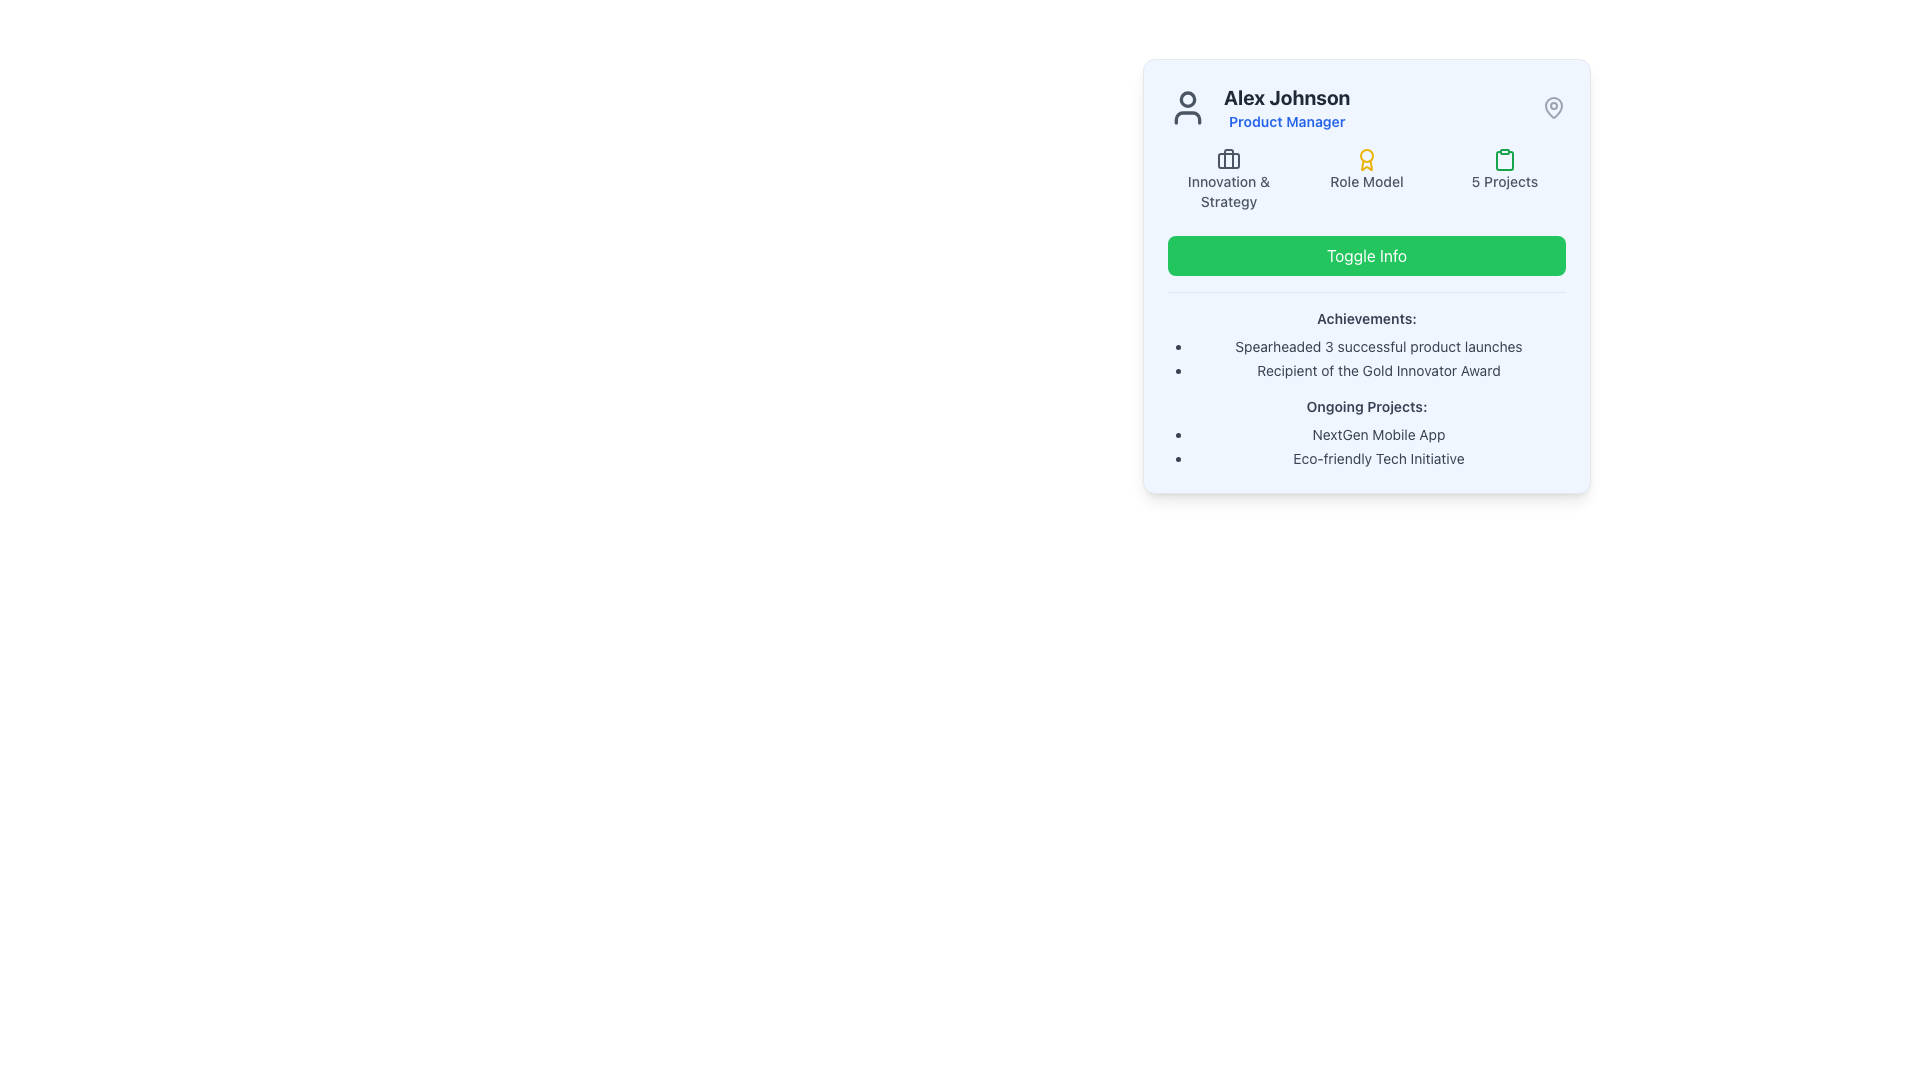 The image size is (1920, 1080). What do you see at coordinates (1366, 154) in the screenshot?
I see `the yellow circular SVG element that is part of the medal icon, located above the 'Role Model' text` at bounding box center [1366, 154].